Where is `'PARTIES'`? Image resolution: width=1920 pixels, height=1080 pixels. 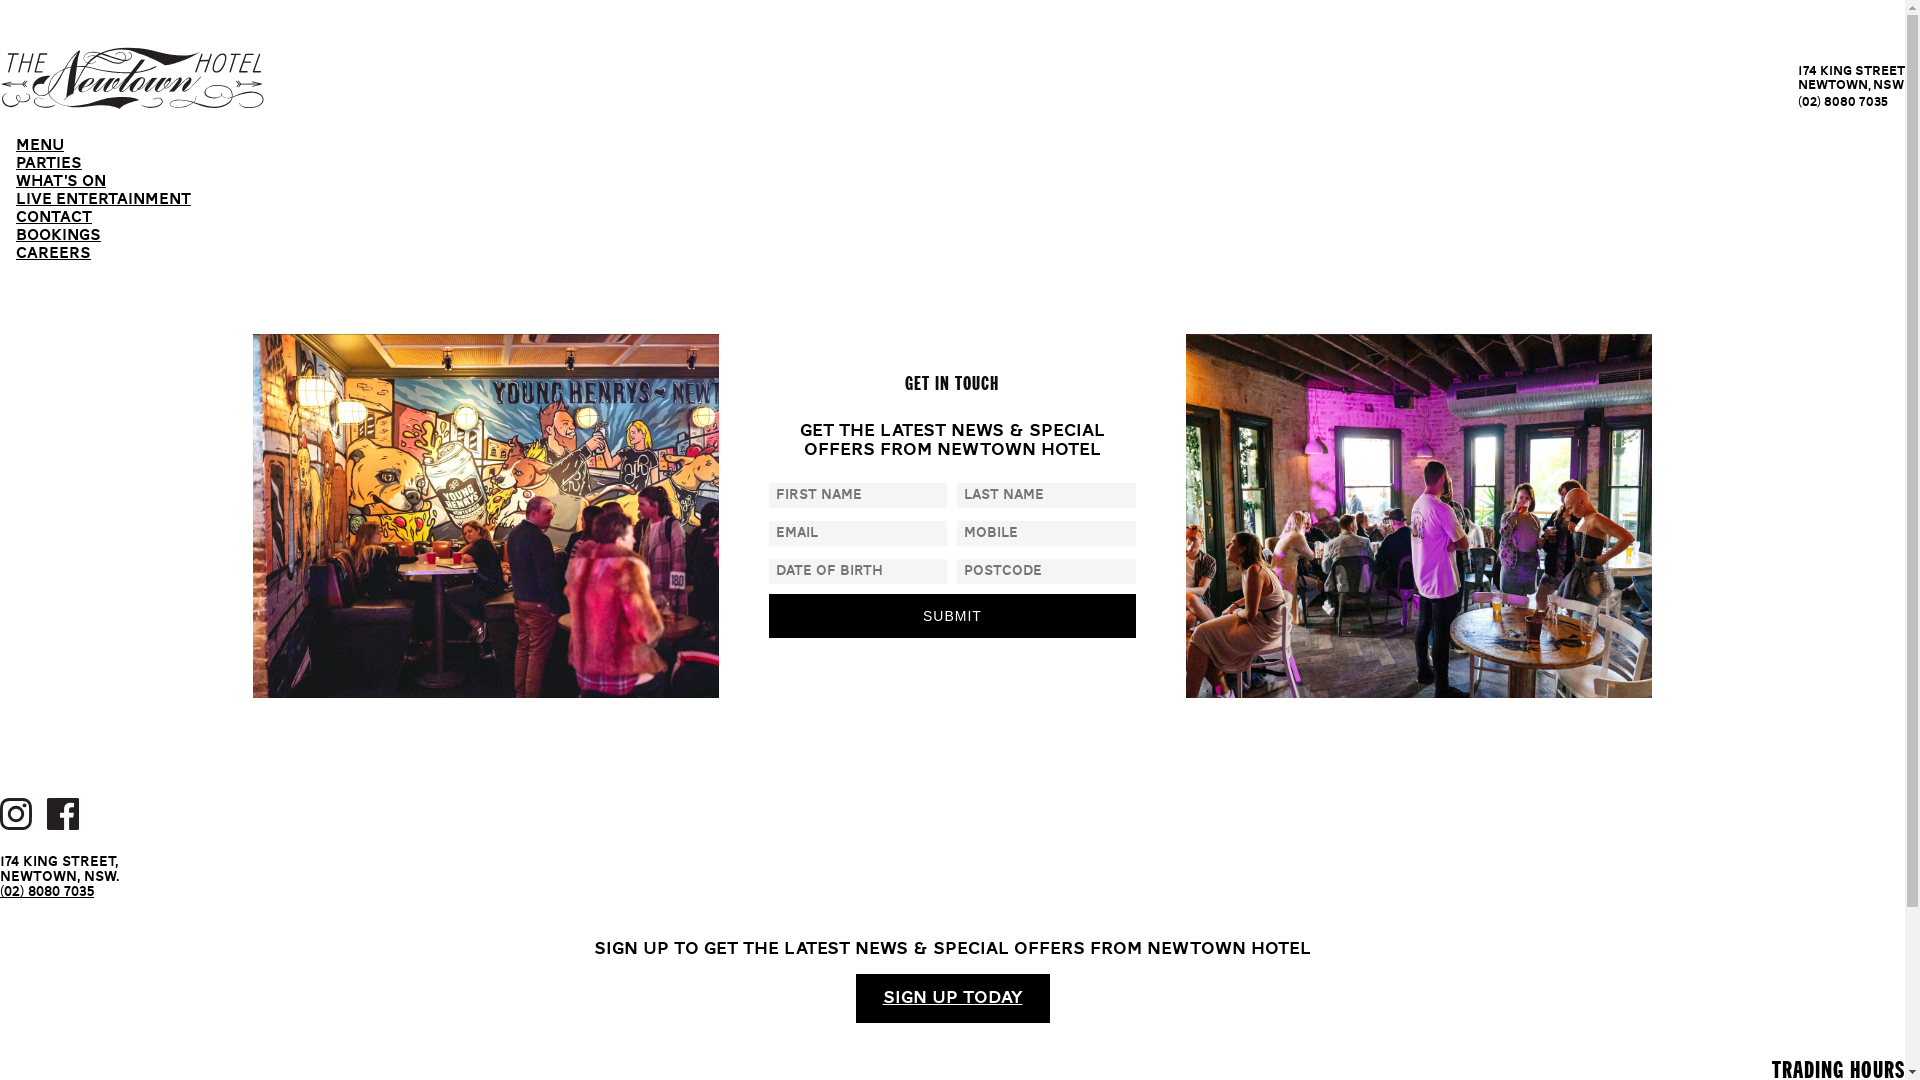
'PARTIES' is located at coordinates (48, 164).